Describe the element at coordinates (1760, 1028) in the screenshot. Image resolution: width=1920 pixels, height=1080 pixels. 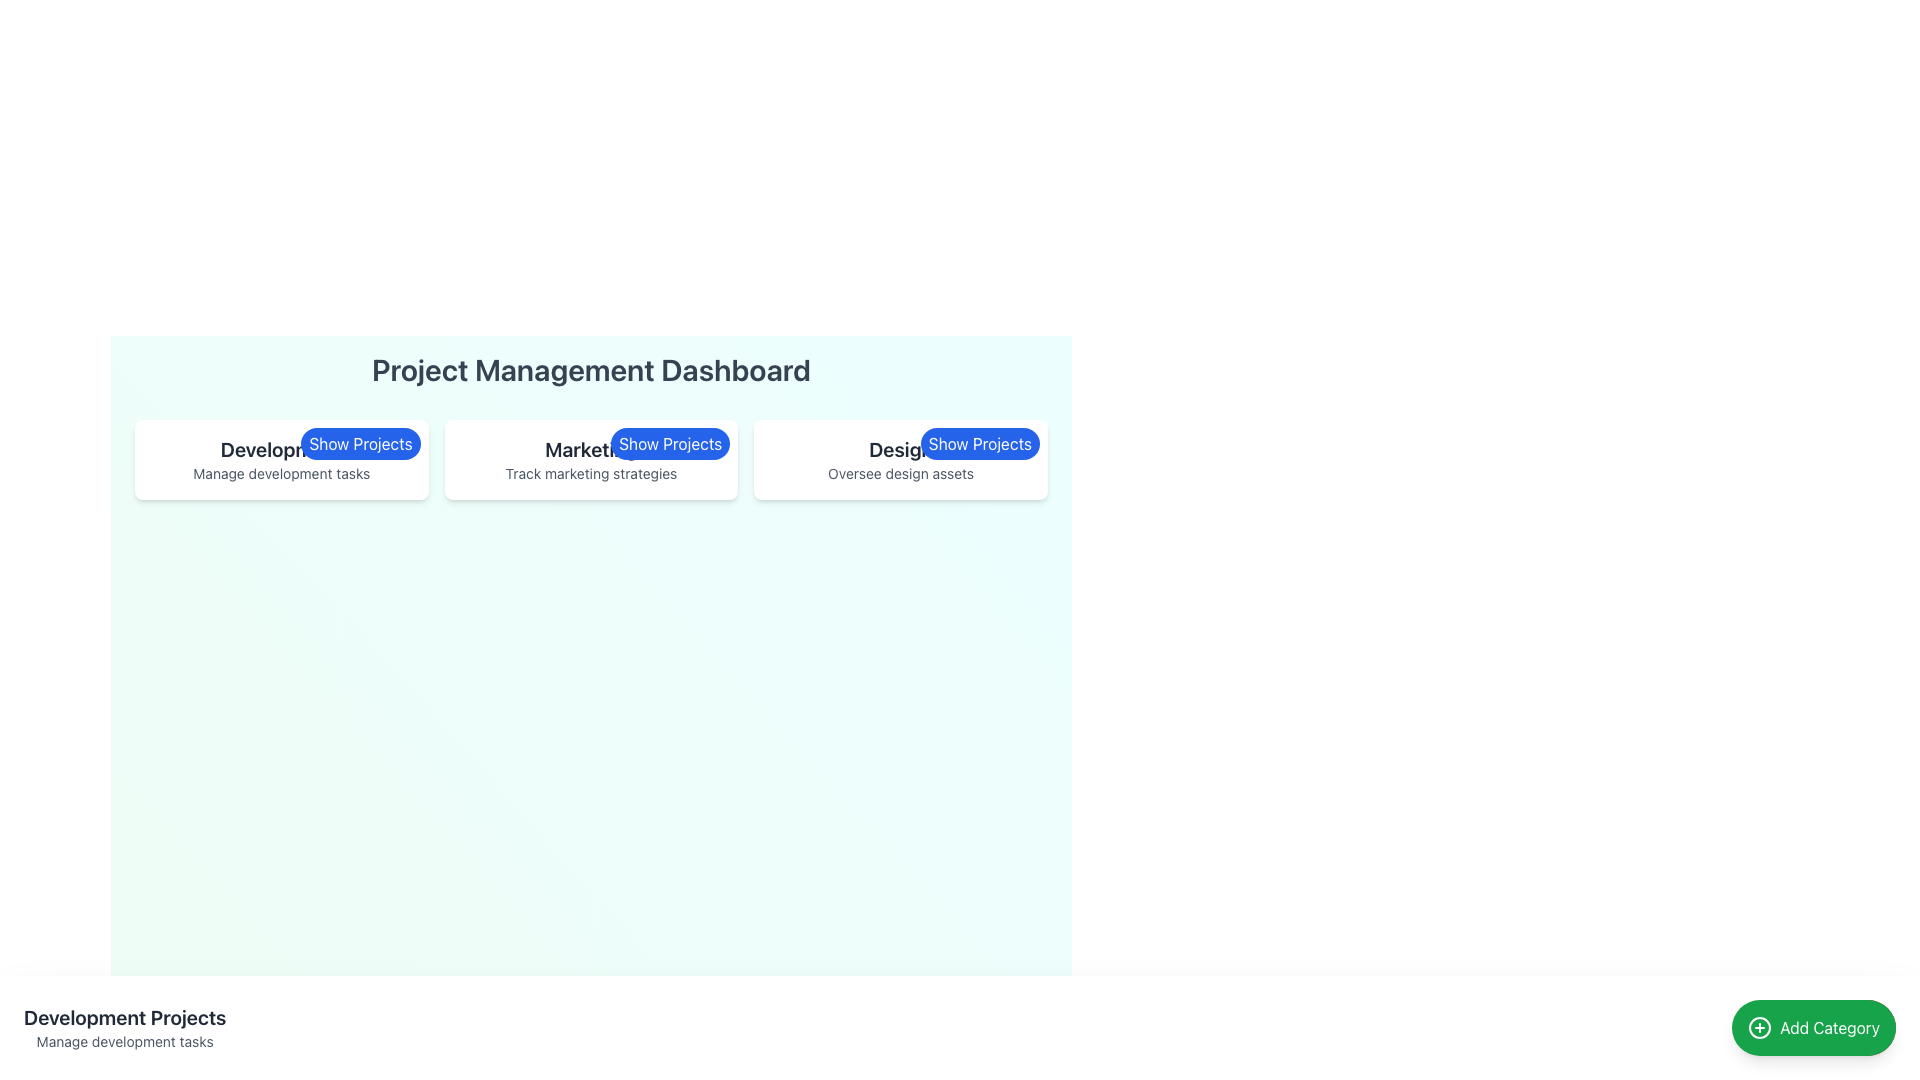
I see `the interactive SVG Circle within the 'Add Category' button located at the bottom-right corner of the interface for keyboard navigation` at that location.